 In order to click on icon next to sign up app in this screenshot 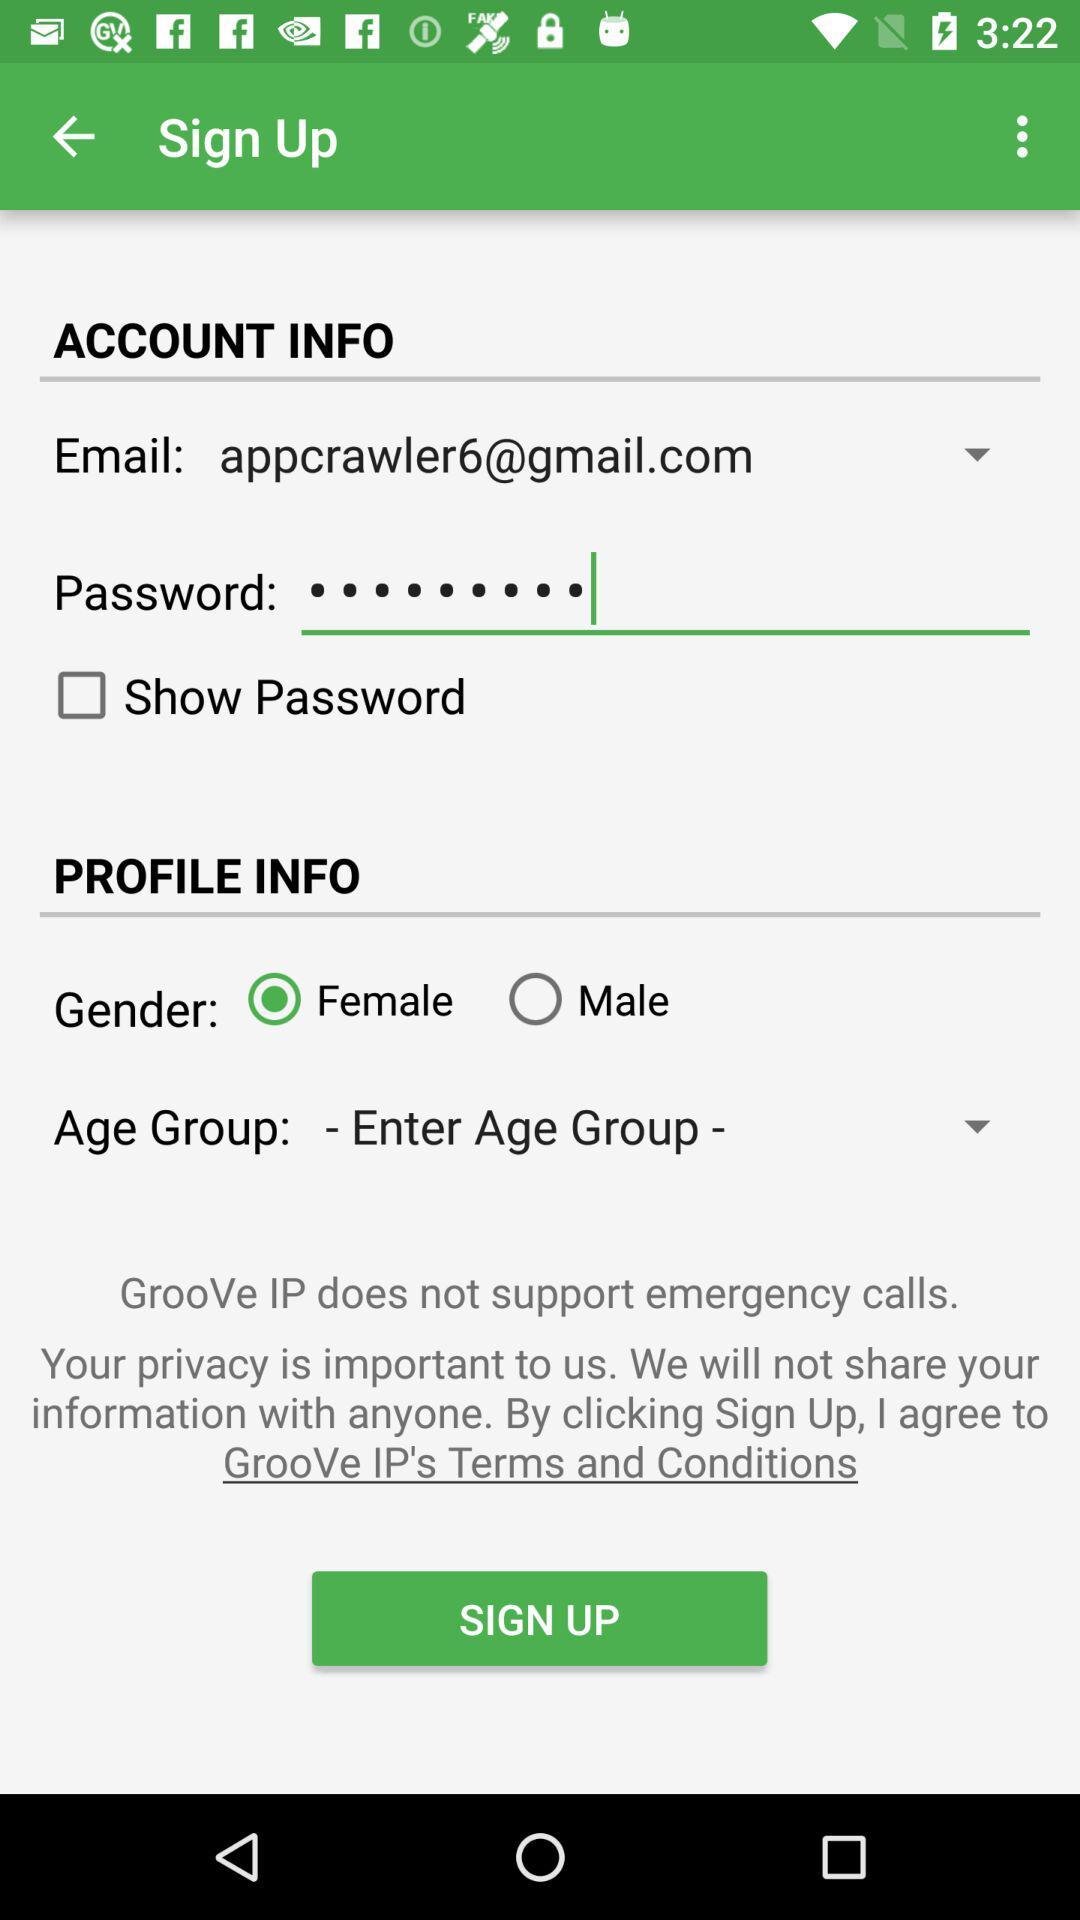, I will do `click(72, 135)`.